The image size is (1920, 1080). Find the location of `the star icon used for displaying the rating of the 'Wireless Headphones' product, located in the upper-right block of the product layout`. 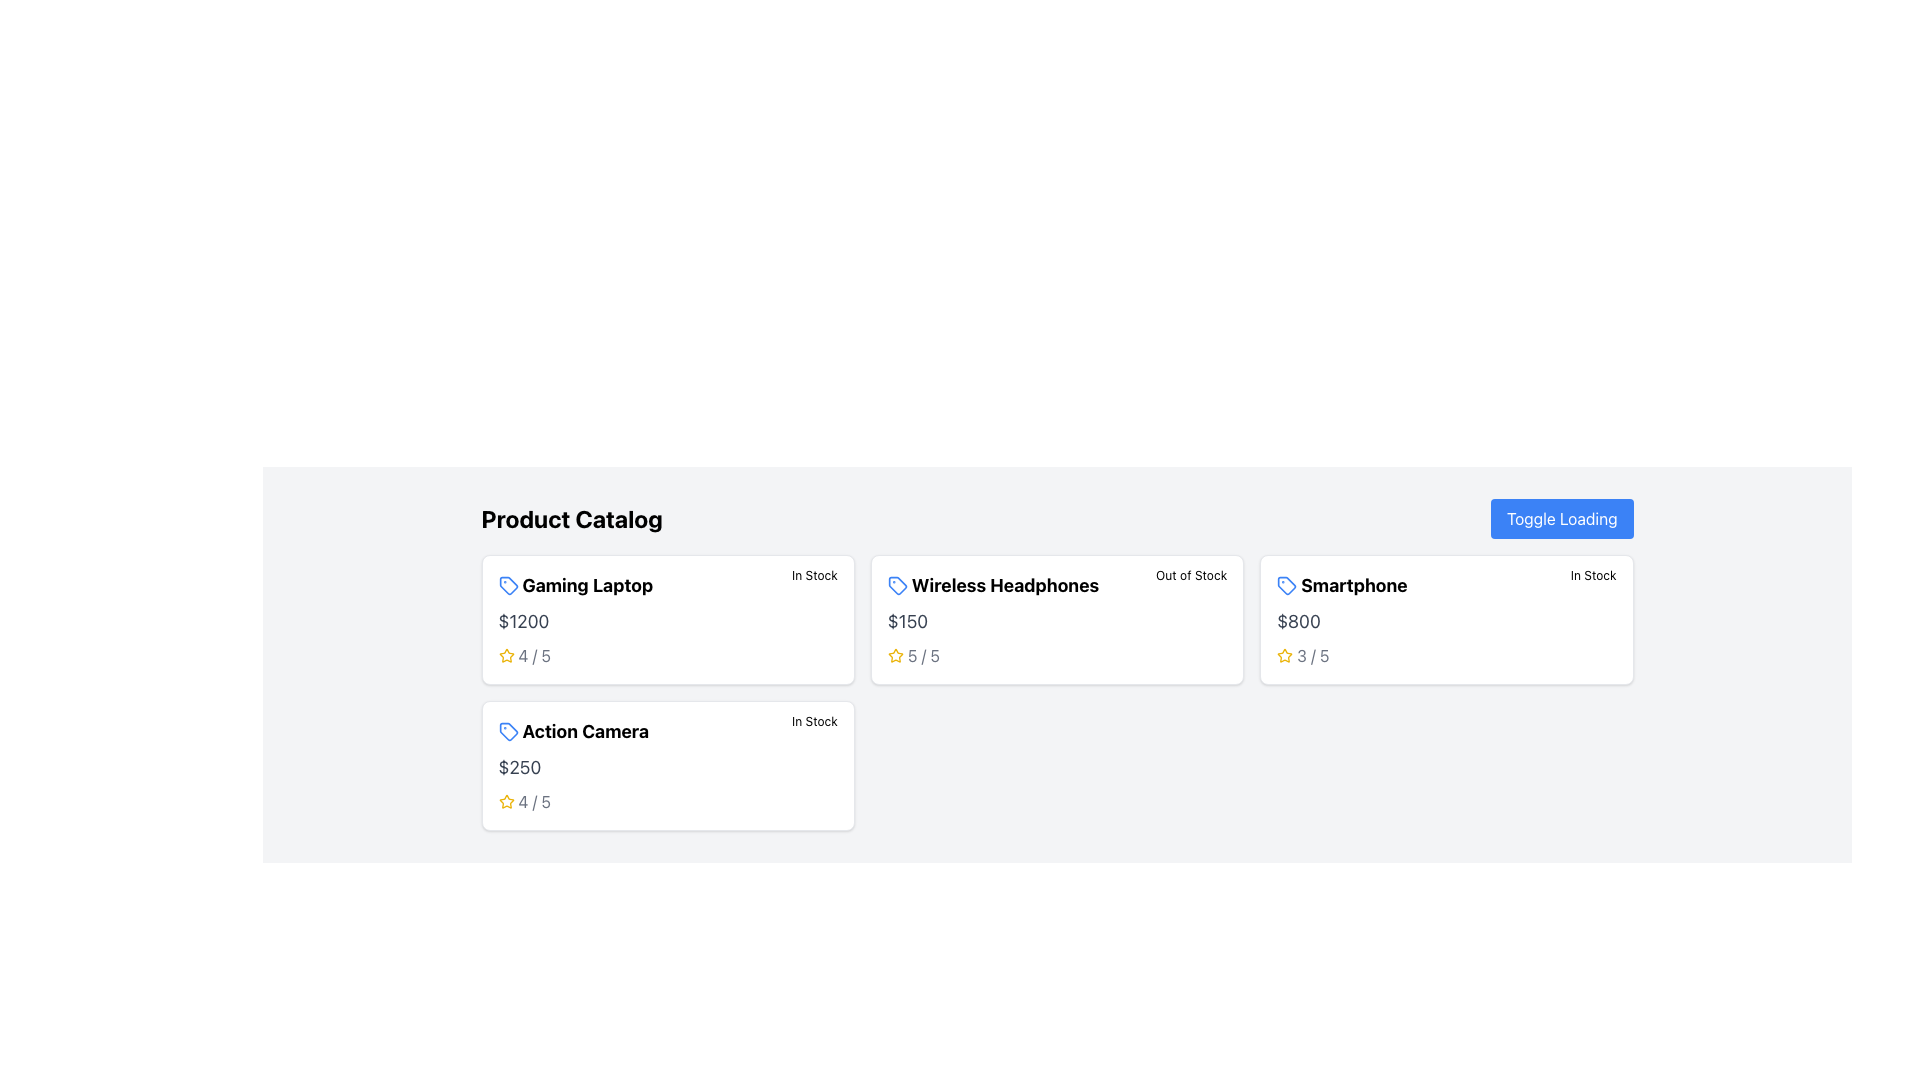

the star icon used for displaying the rating of the 'Wireless Headphones' product, located in the upper-right block of the product layout is located at coordinates (894, 655).